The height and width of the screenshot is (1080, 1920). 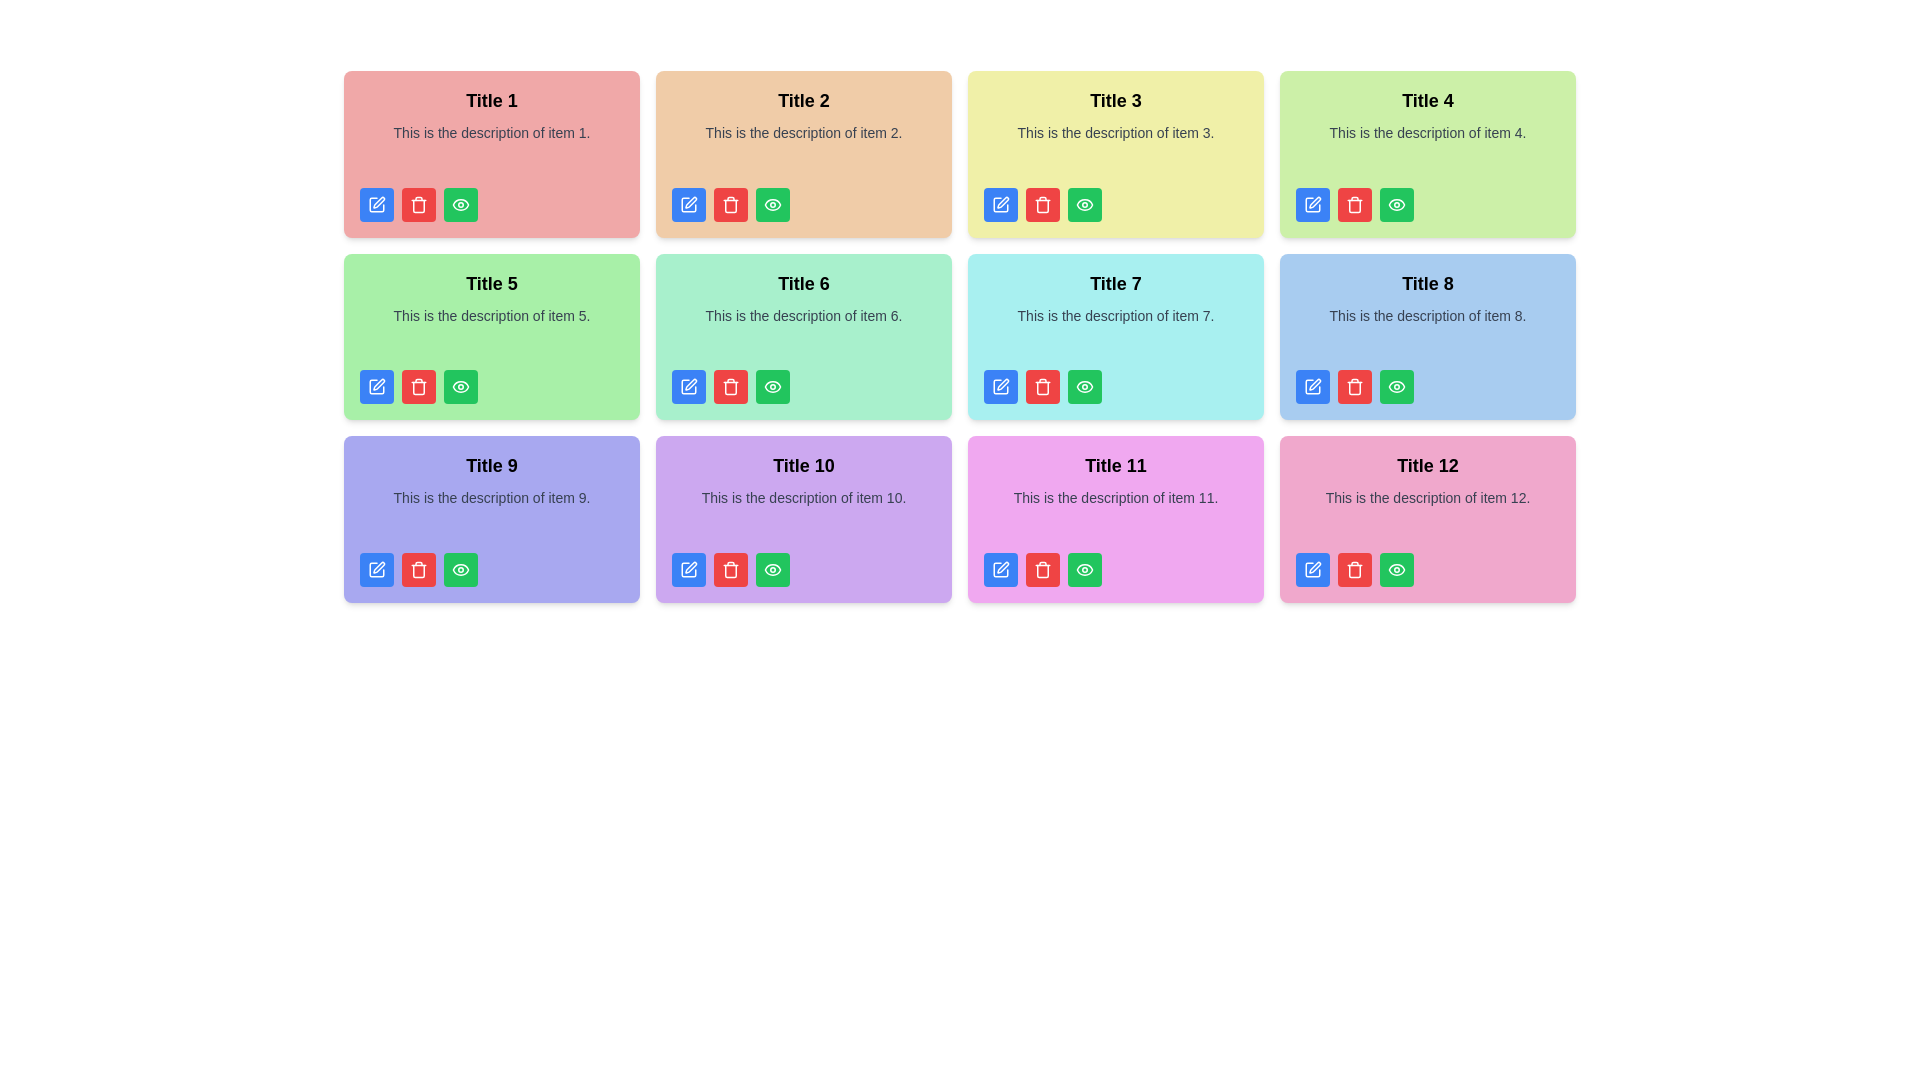 What do you see at coordinates (1313, 204) in the screenshot?
I see `the edit button located in the action button row of the card labeled 'Title 4', which is the leftmost button directly beneath the description text` at bounding box center [1313, 204].